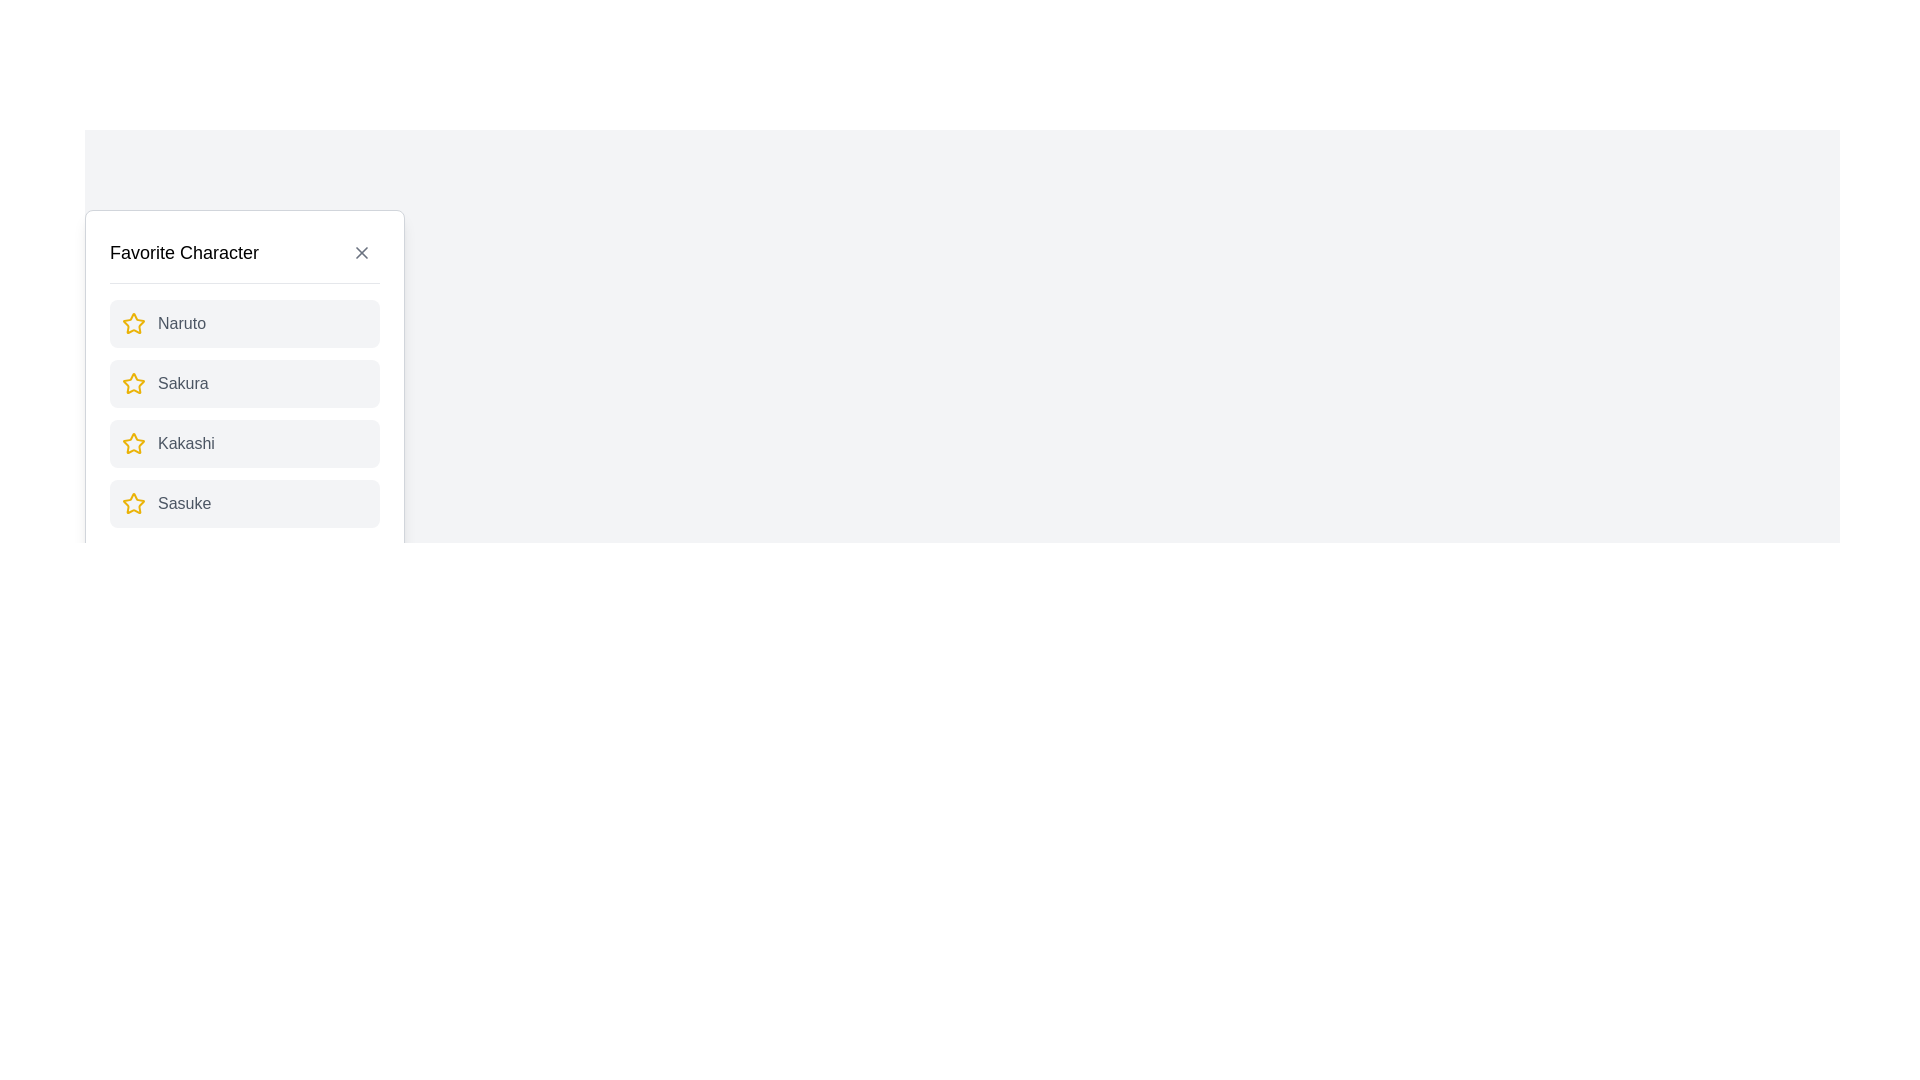  I want to click on to select the second item in the 'Favorite Character' list, positioned below 'Naruto' and above 'Kakashi', so click(243, 384).